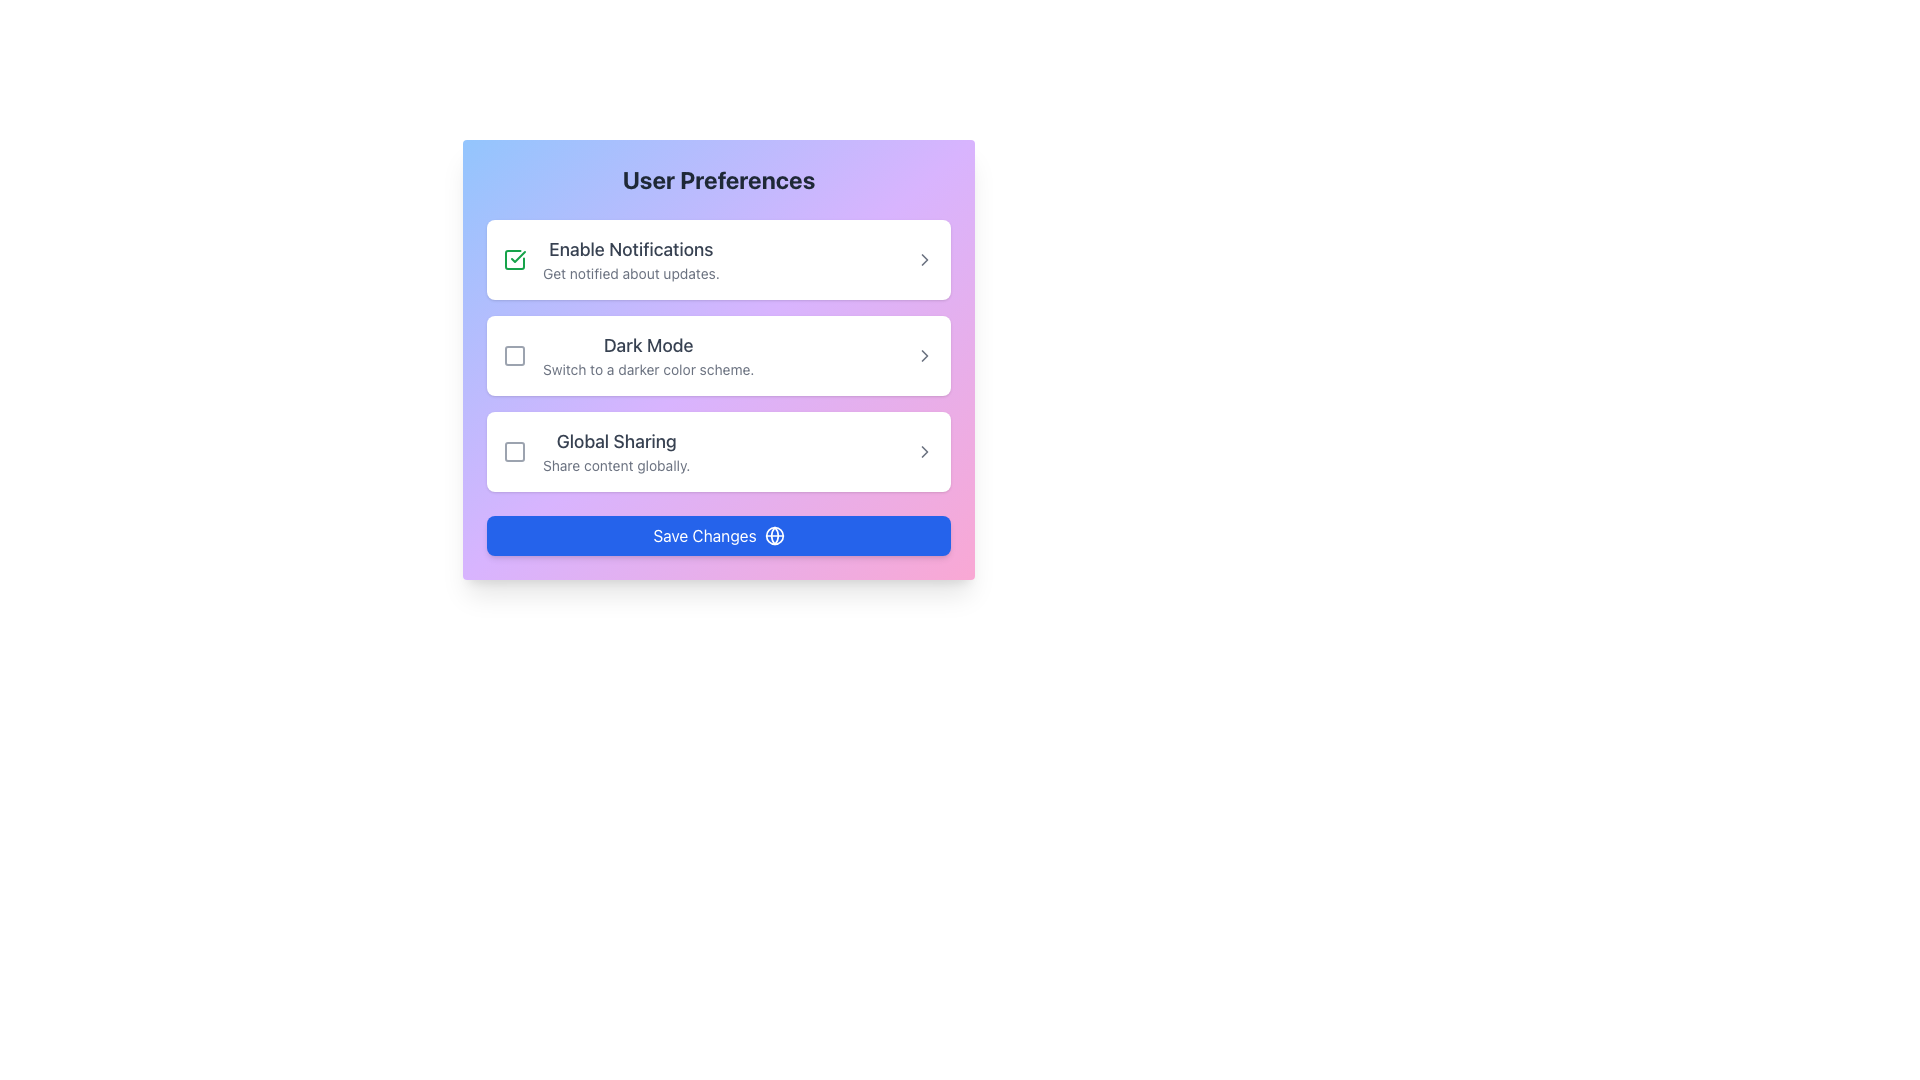 Image resolution: width=1920 pixels, height=1080 pixels. Describe the element at coordinates (615, 441) in the screenshot. I see `the 'Global Sharing' label, which is a bold, dark gray text element located at the top of the third option group in the 'User Preferences' section` at that location.